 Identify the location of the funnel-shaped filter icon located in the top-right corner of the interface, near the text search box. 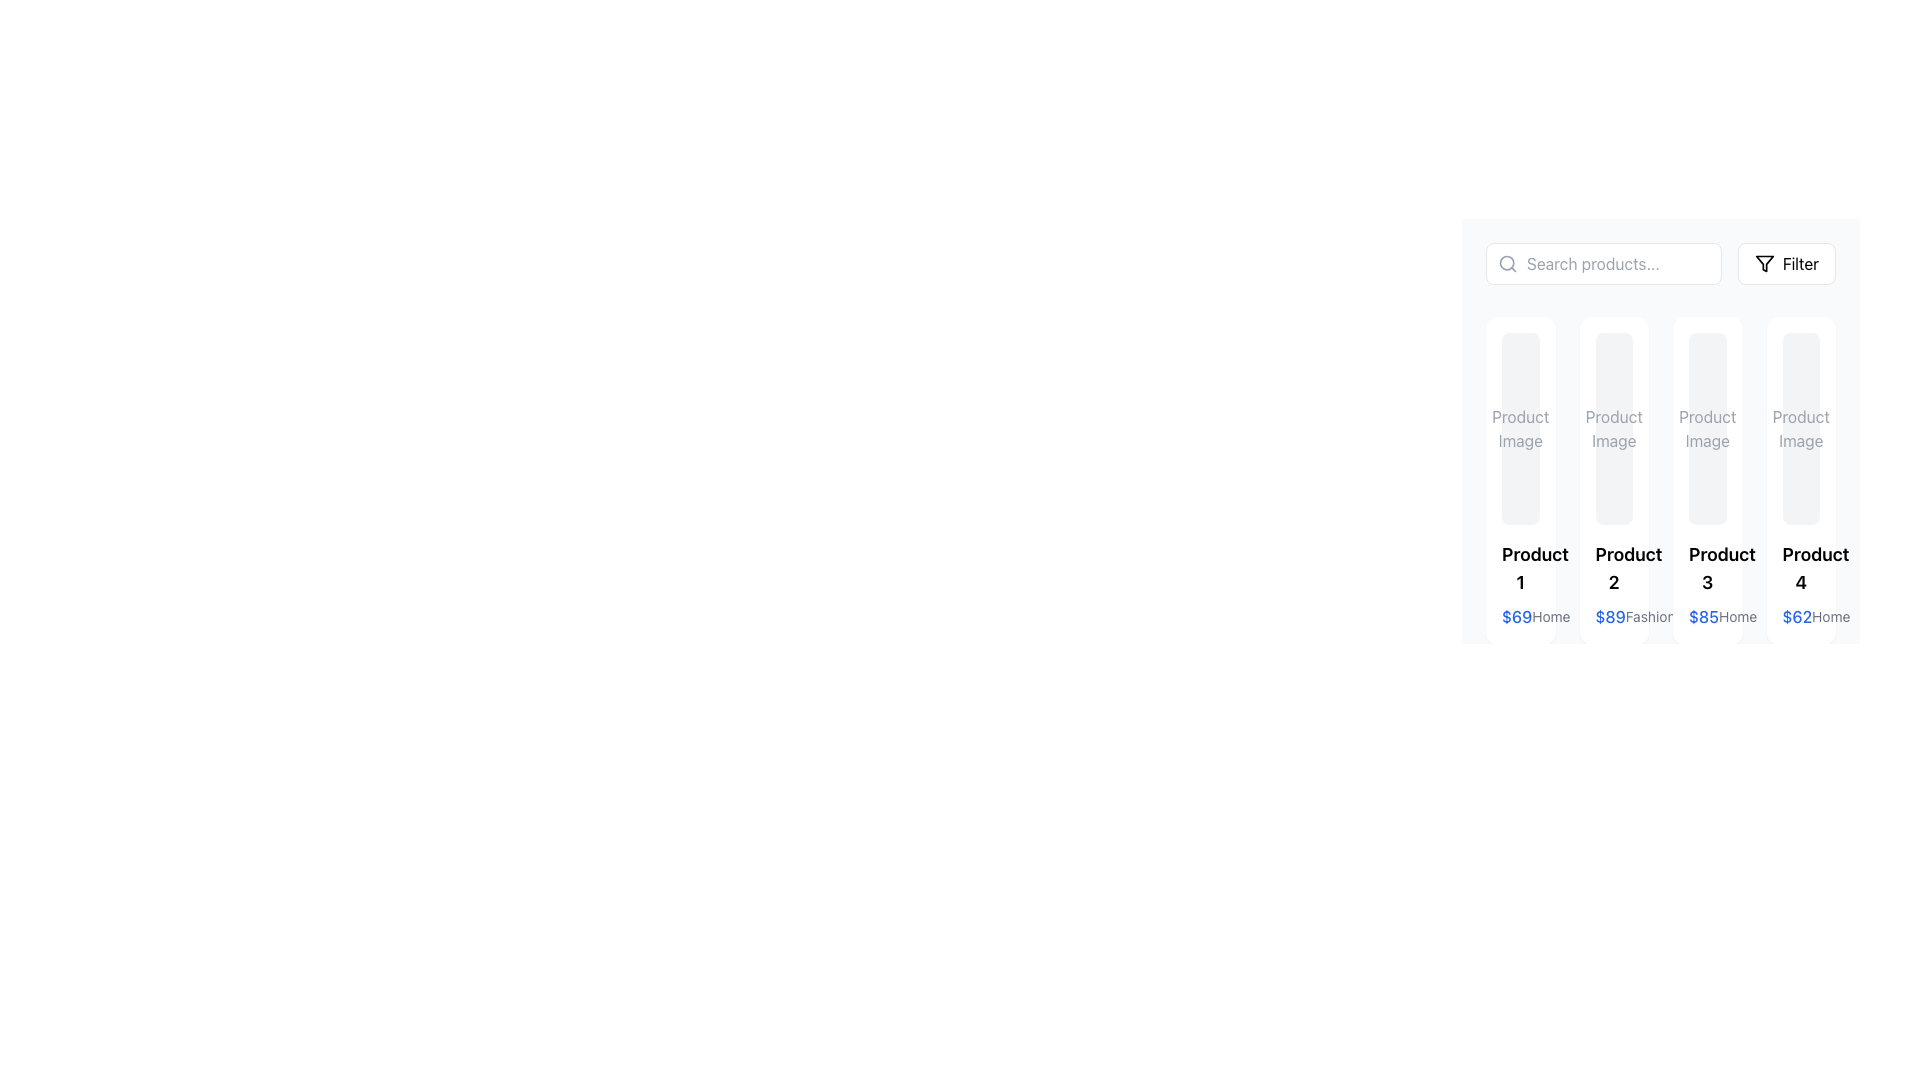
(1764, 262).